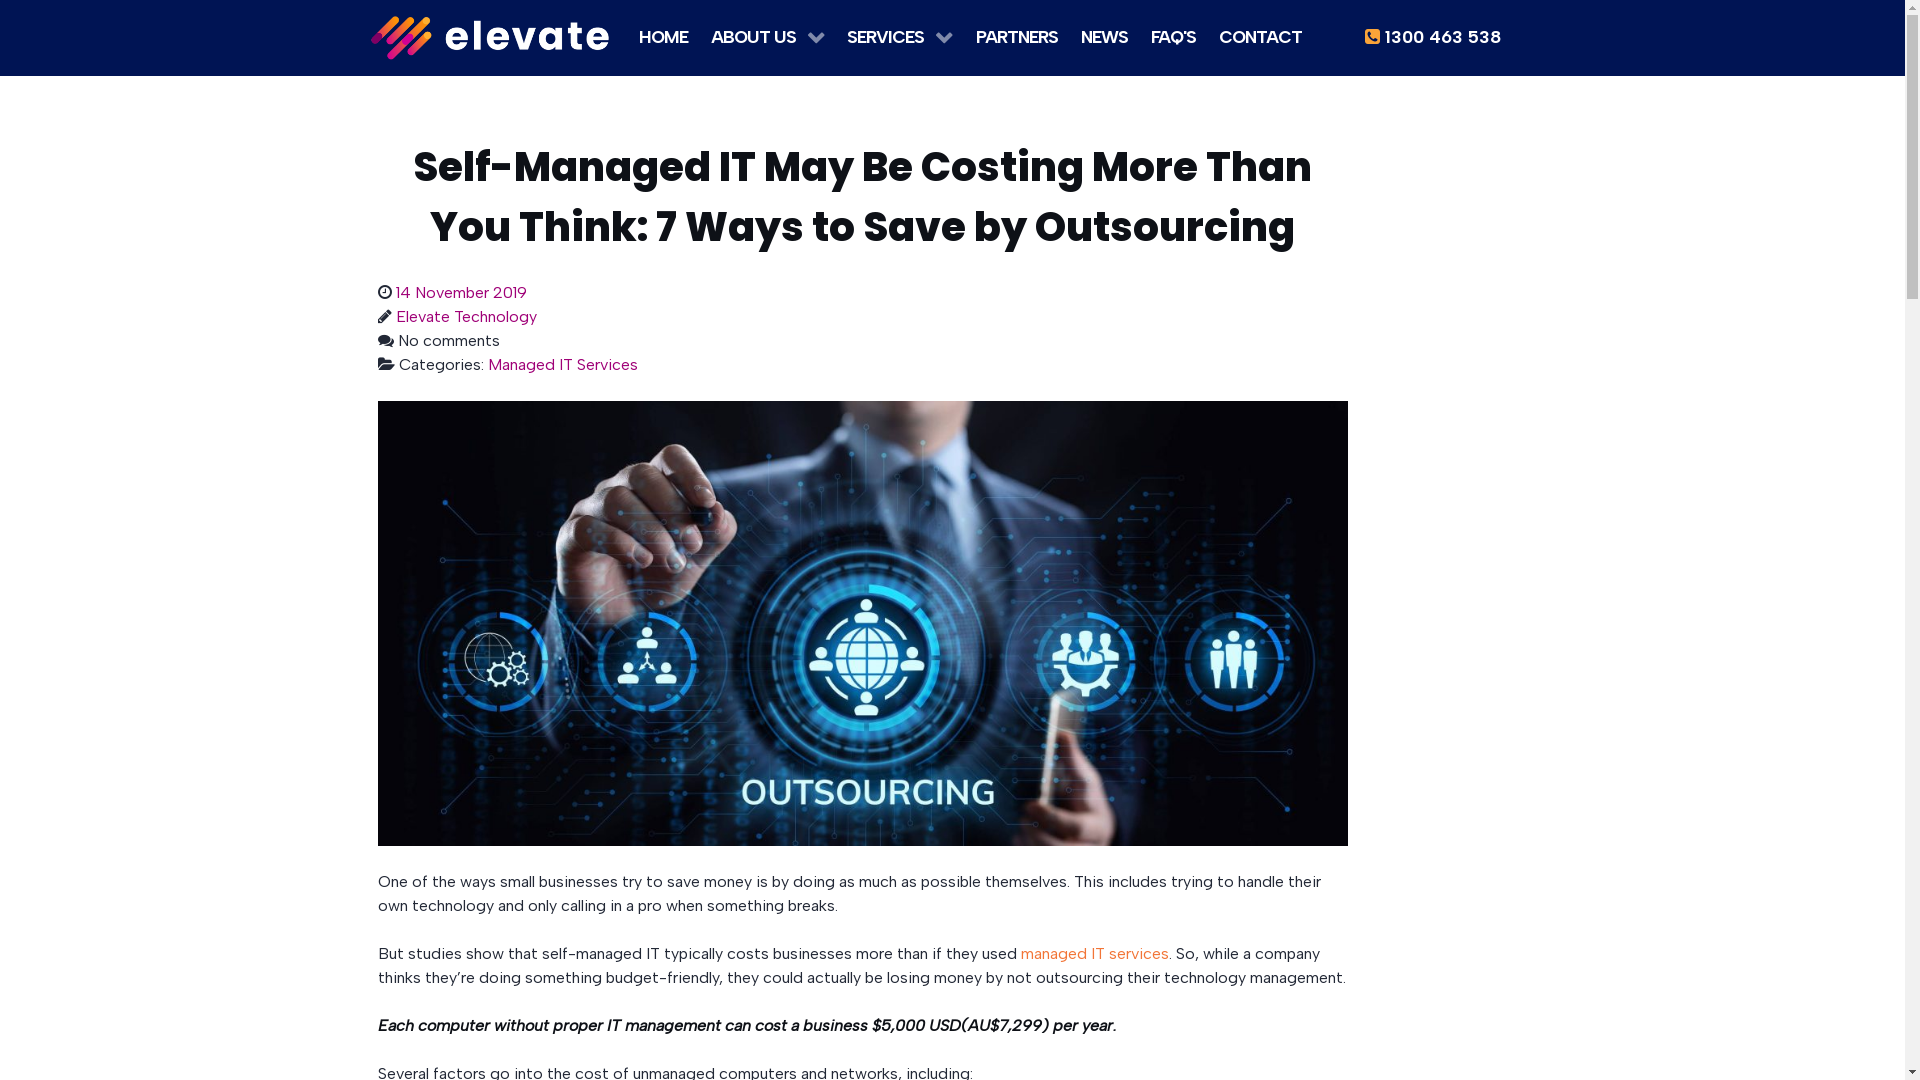 The height and width of the screenshot is (1080, 1920). I want to click on 'ABOUT US', so click(766, 34).